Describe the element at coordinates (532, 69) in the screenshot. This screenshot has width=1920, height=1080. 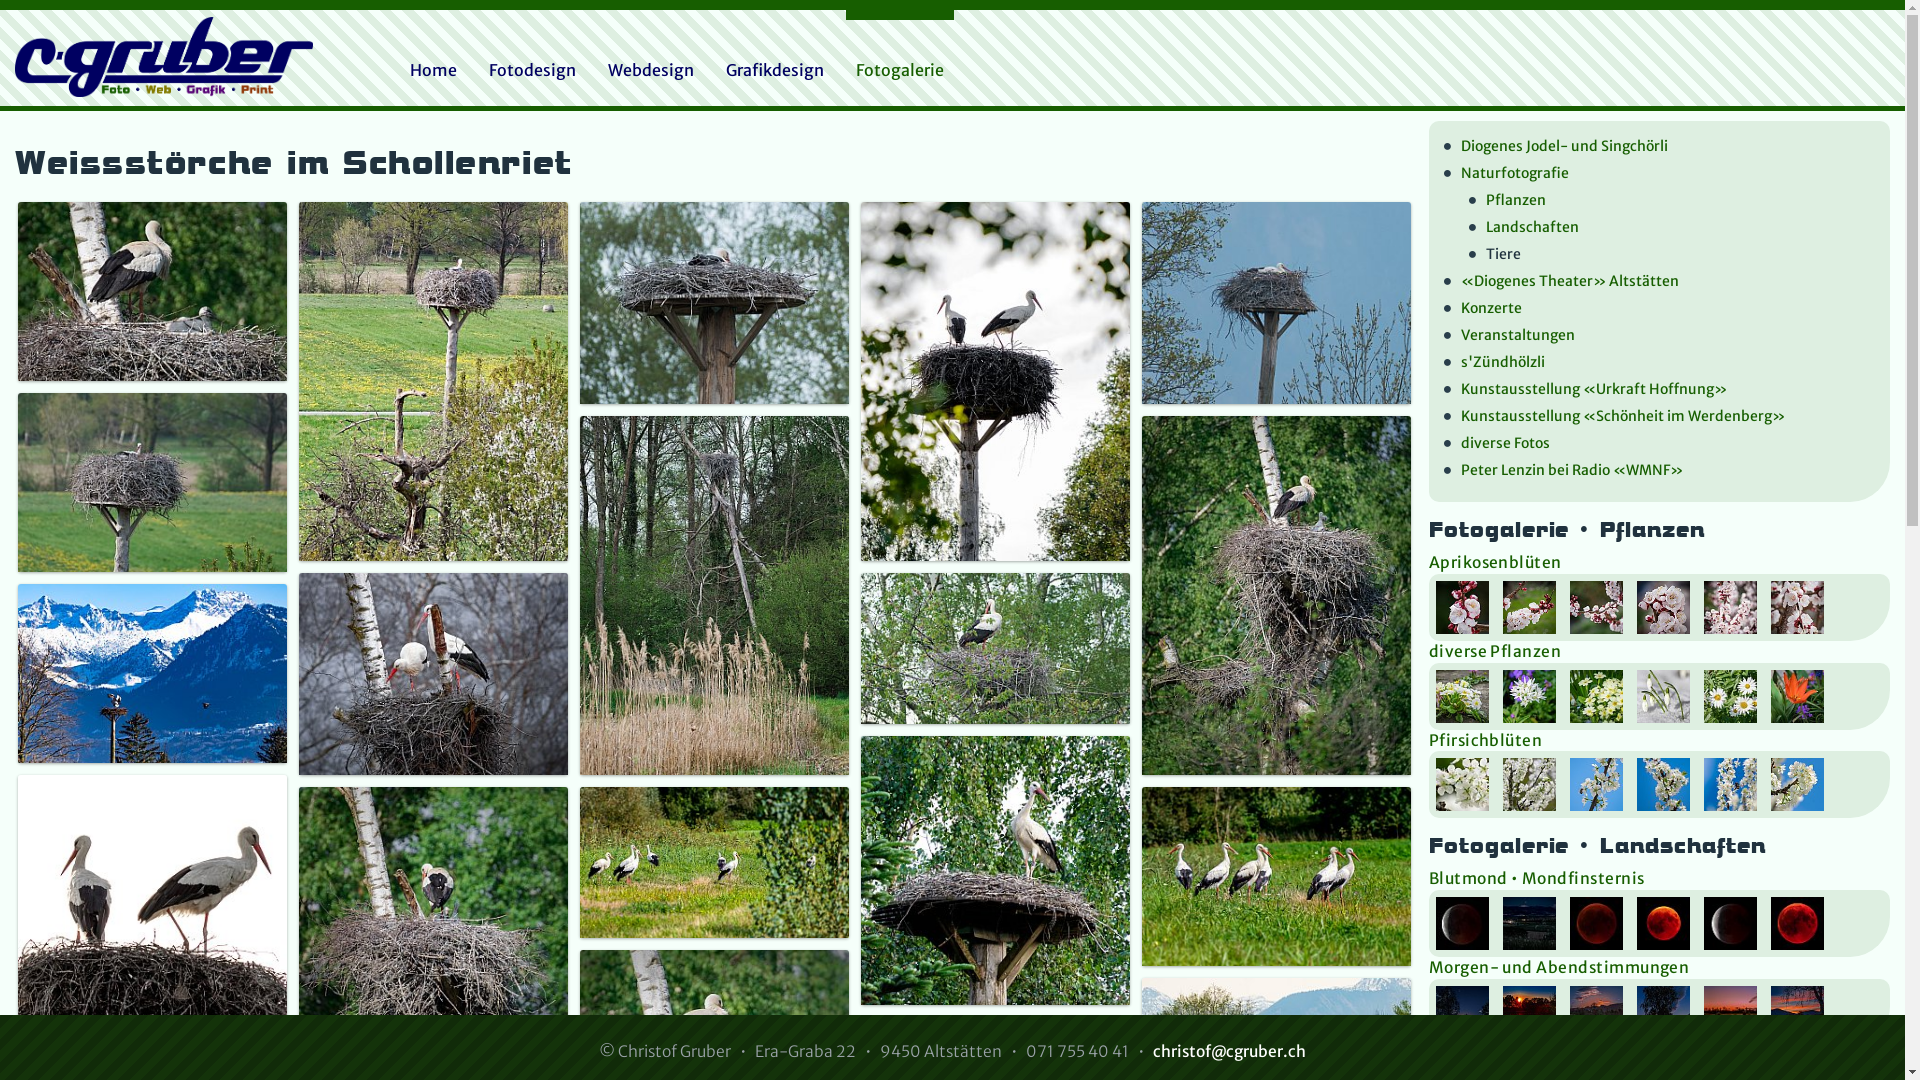
I see `'Fotodesign'` at that location.